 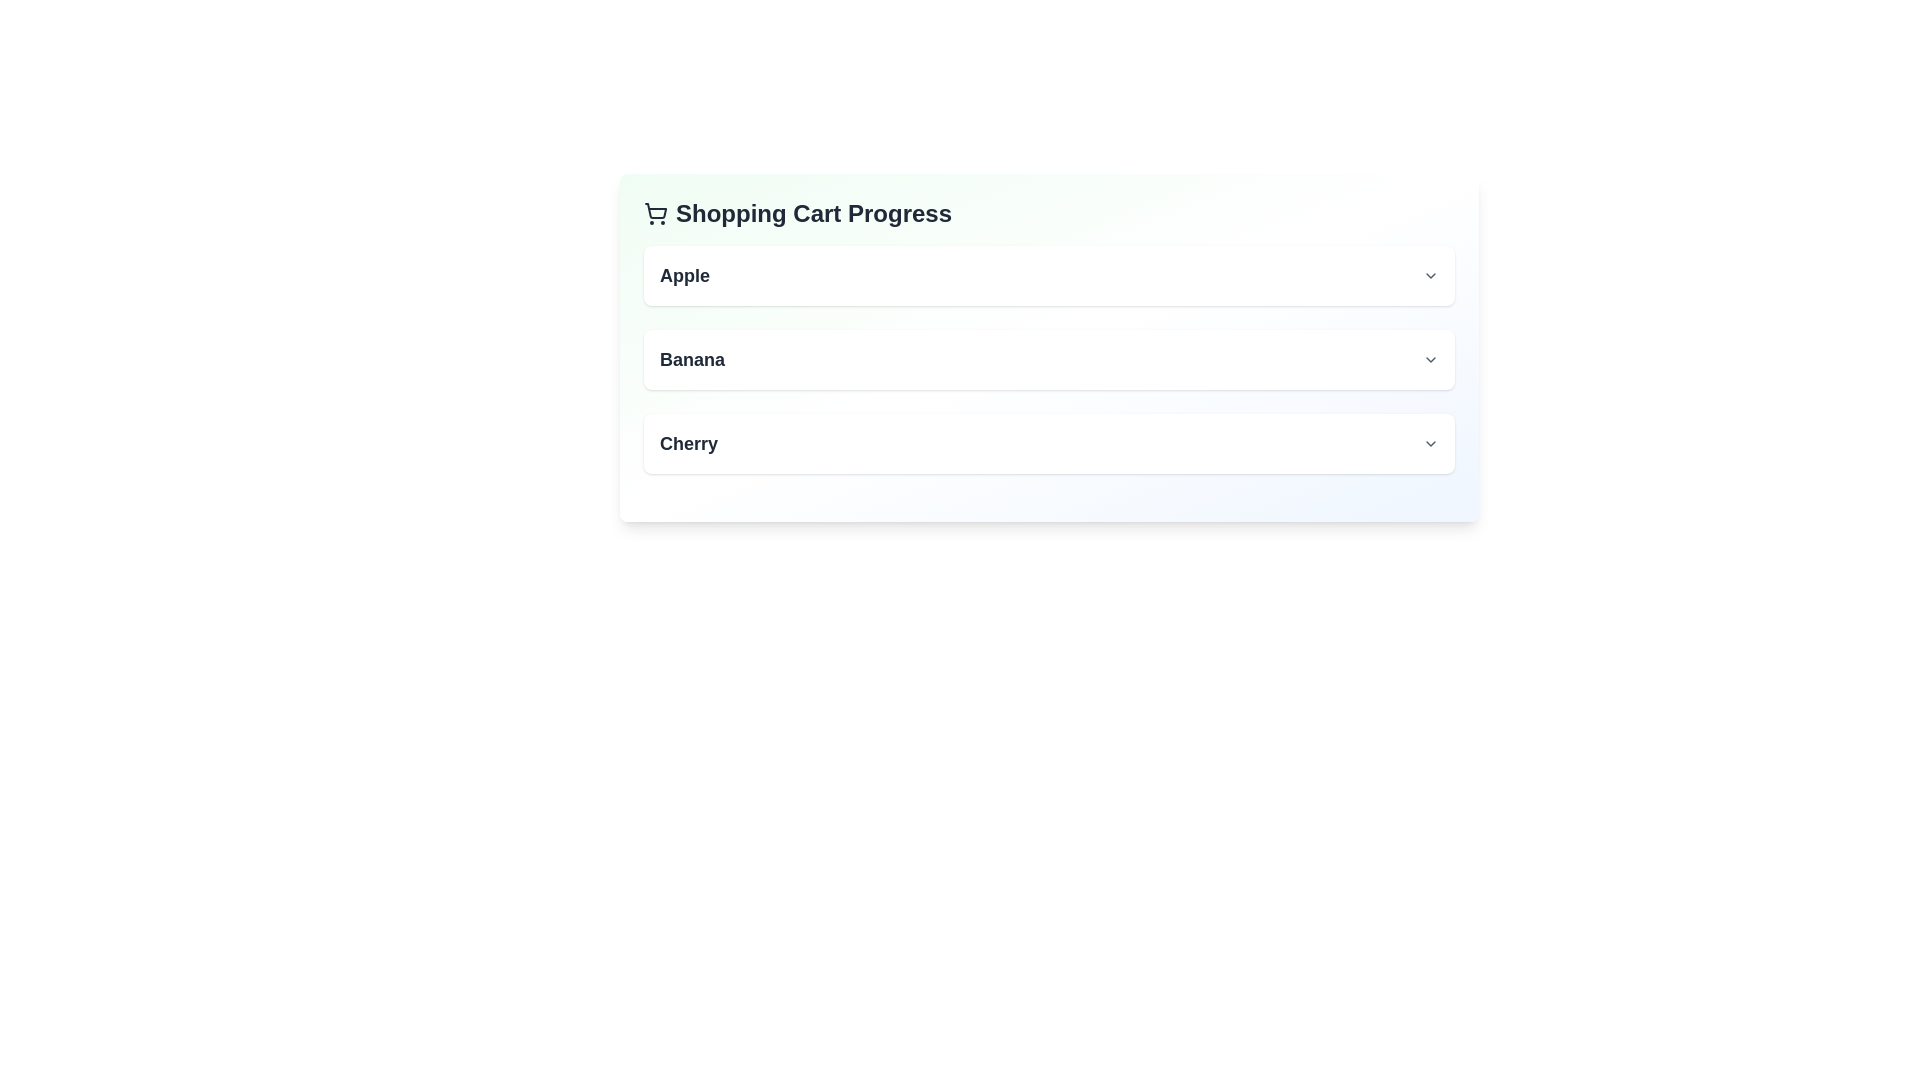 What do you see at coordinates (685, 276) in the screenshot?
I see `the 'Apple' text label which displays the category for the dropdown list, located beneath the 'Shopping Cart Progress' title` at bounding box center [685, 276].